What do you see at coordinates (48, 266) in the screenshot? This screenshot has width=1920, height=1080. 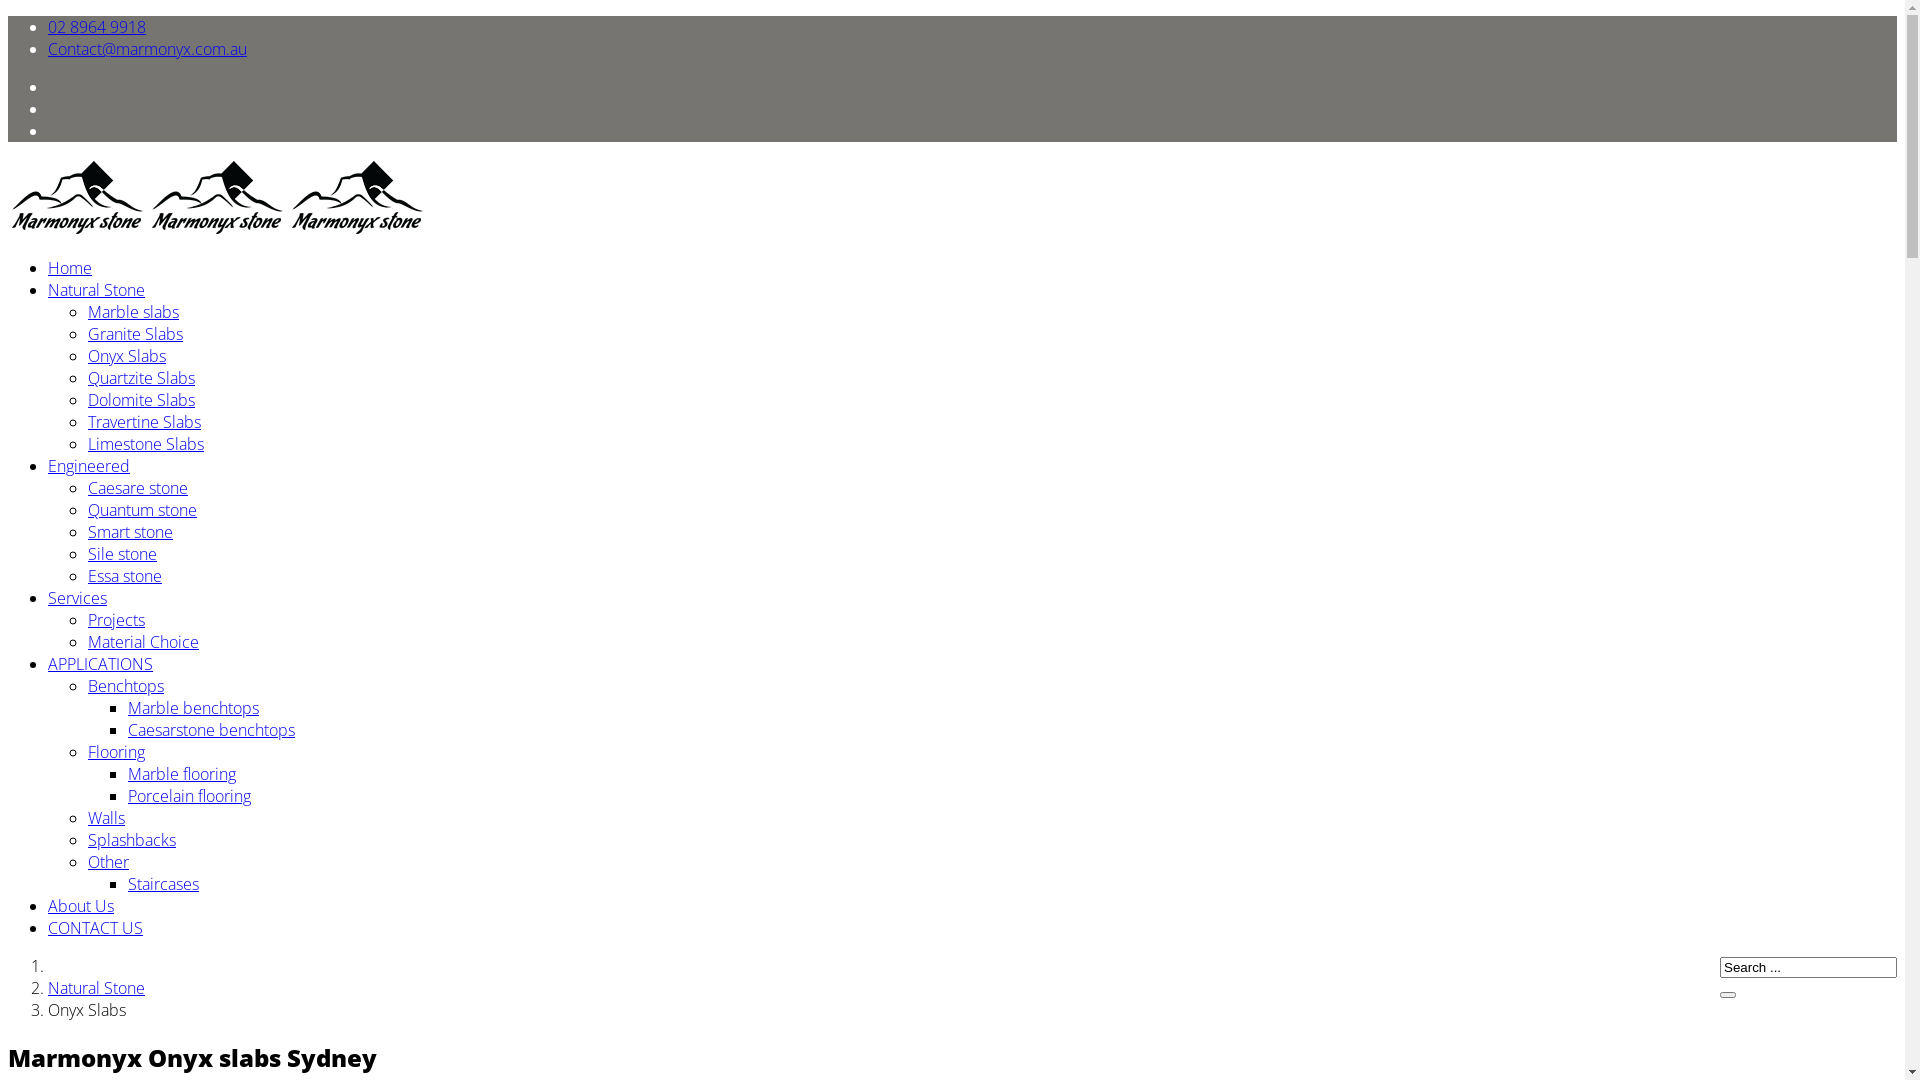 I see `'Home'` at bounding box center [48, 266].